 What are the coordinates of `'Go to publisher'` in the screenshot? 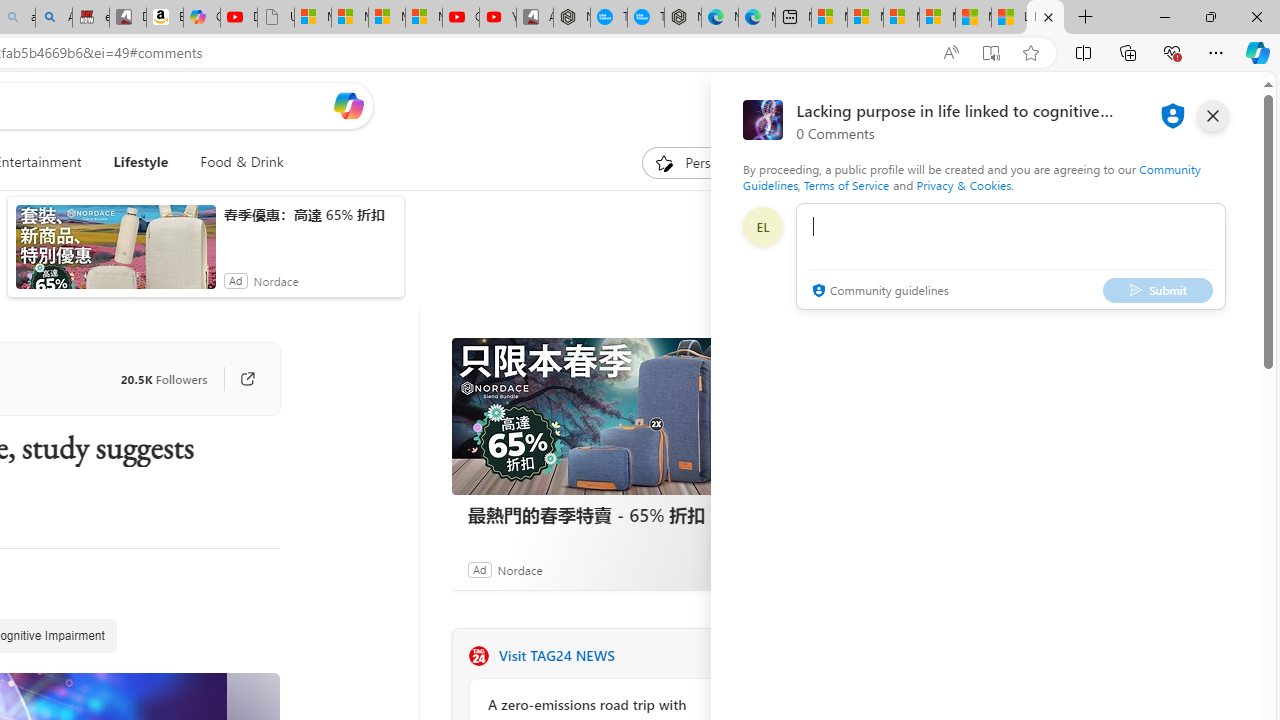 It's located at (237, 379).